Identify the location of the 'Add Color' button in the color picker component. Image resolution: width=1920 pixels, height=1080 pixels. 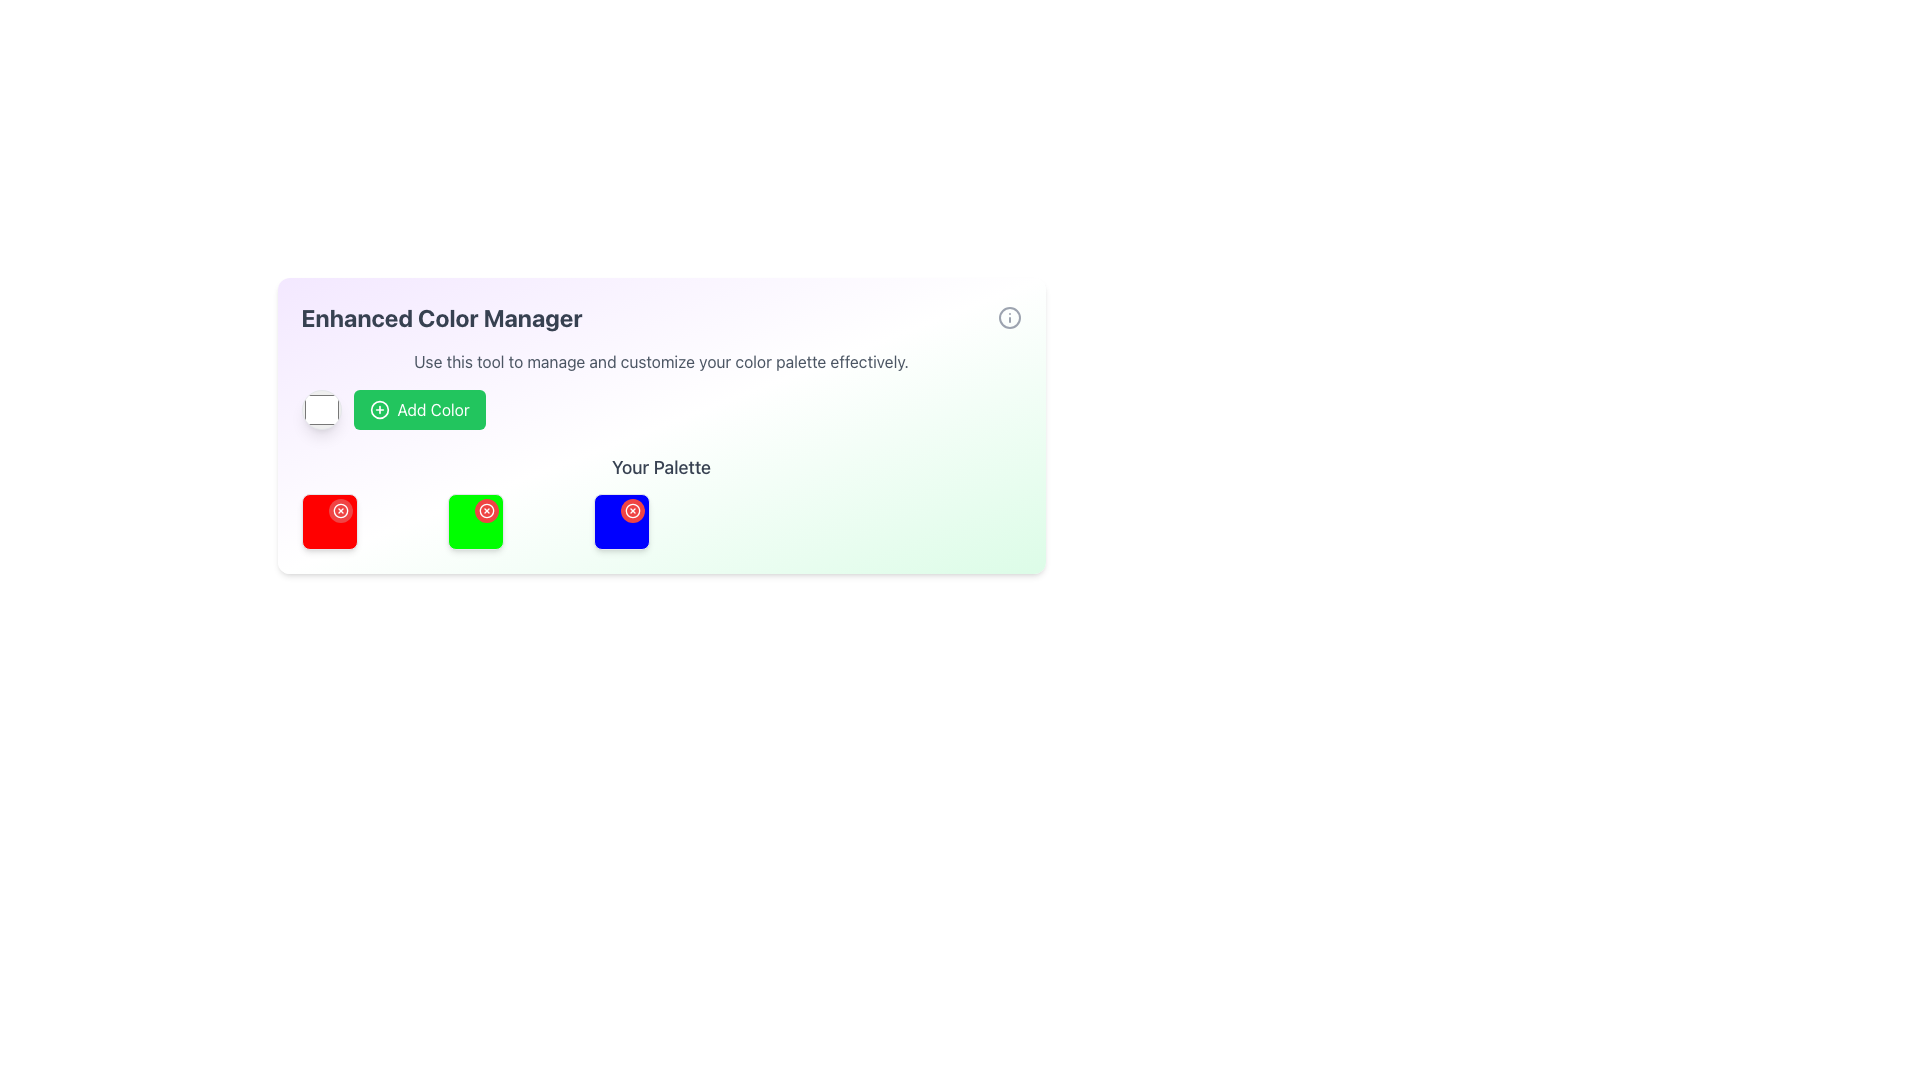
(661, 408).